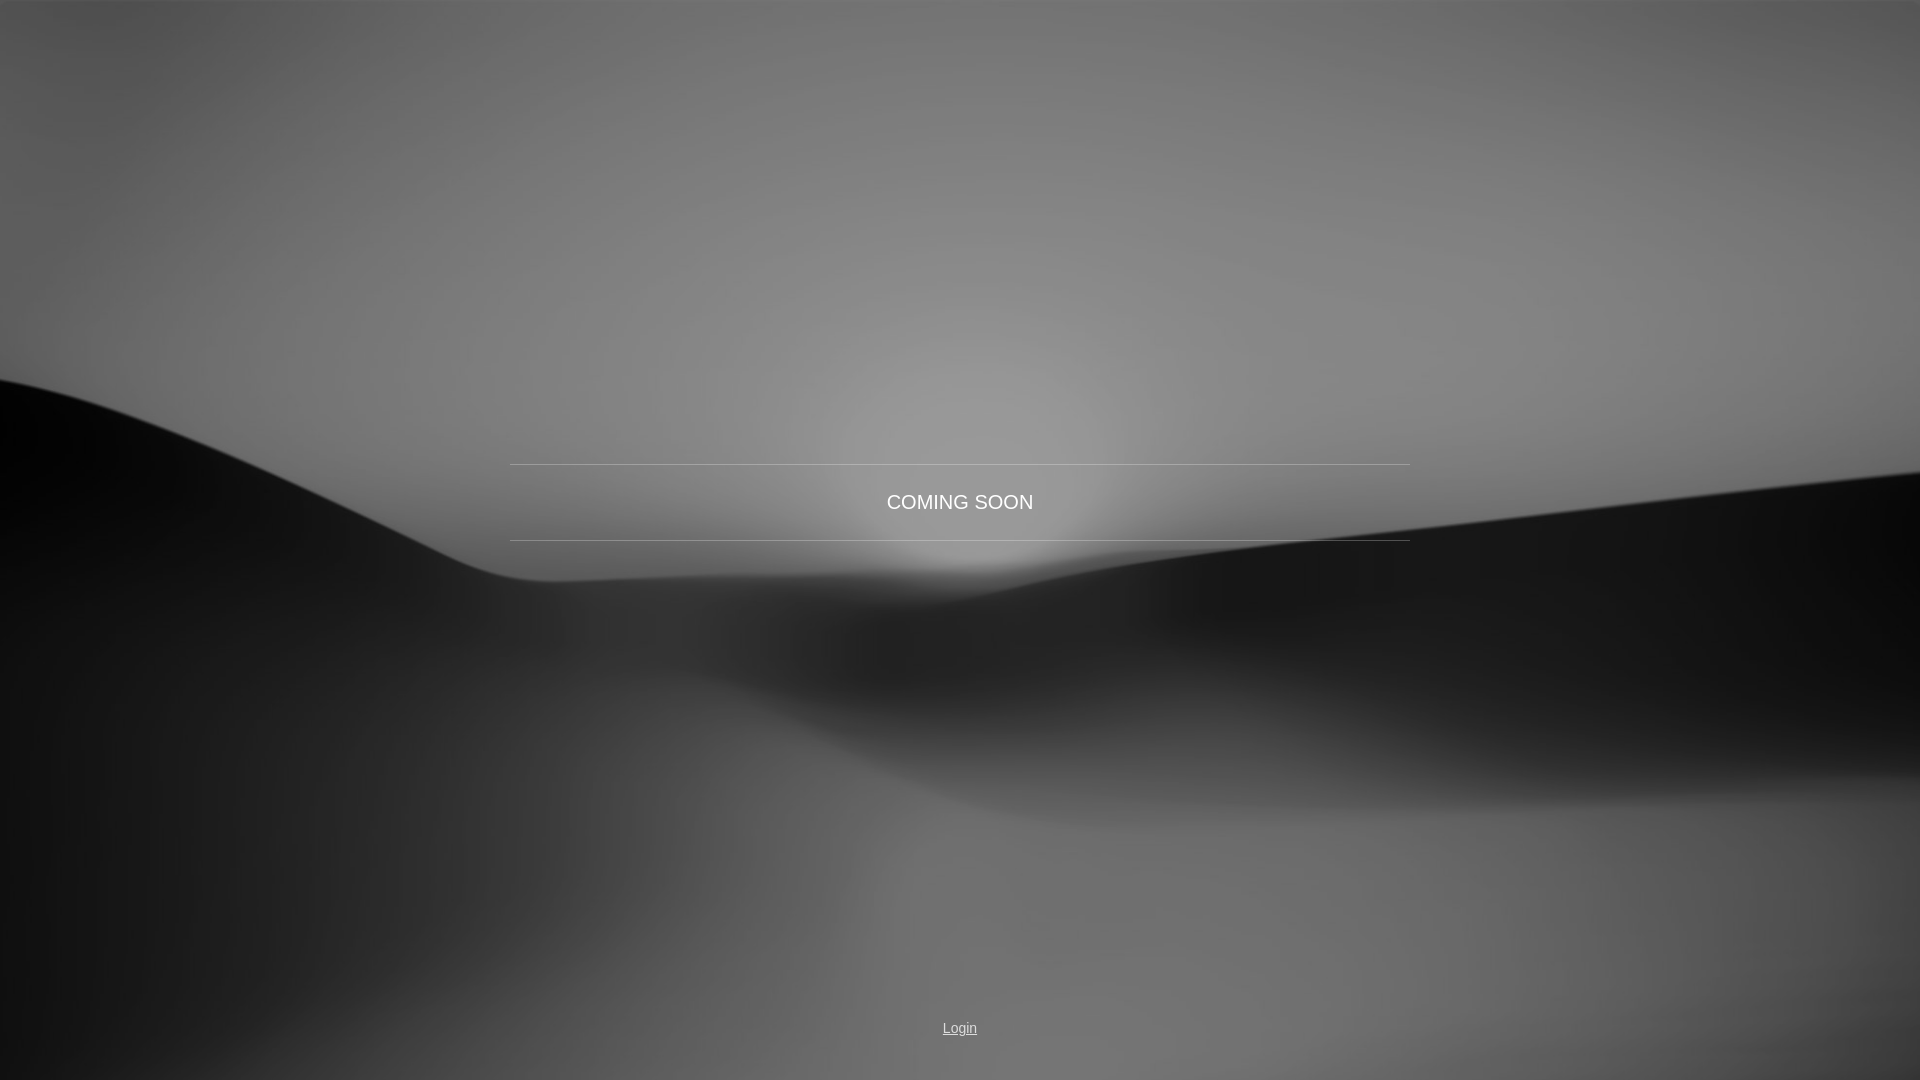 The height and width of the screenshot is (1080, 1920). I want to click on 'Login', so click(901, 1028).